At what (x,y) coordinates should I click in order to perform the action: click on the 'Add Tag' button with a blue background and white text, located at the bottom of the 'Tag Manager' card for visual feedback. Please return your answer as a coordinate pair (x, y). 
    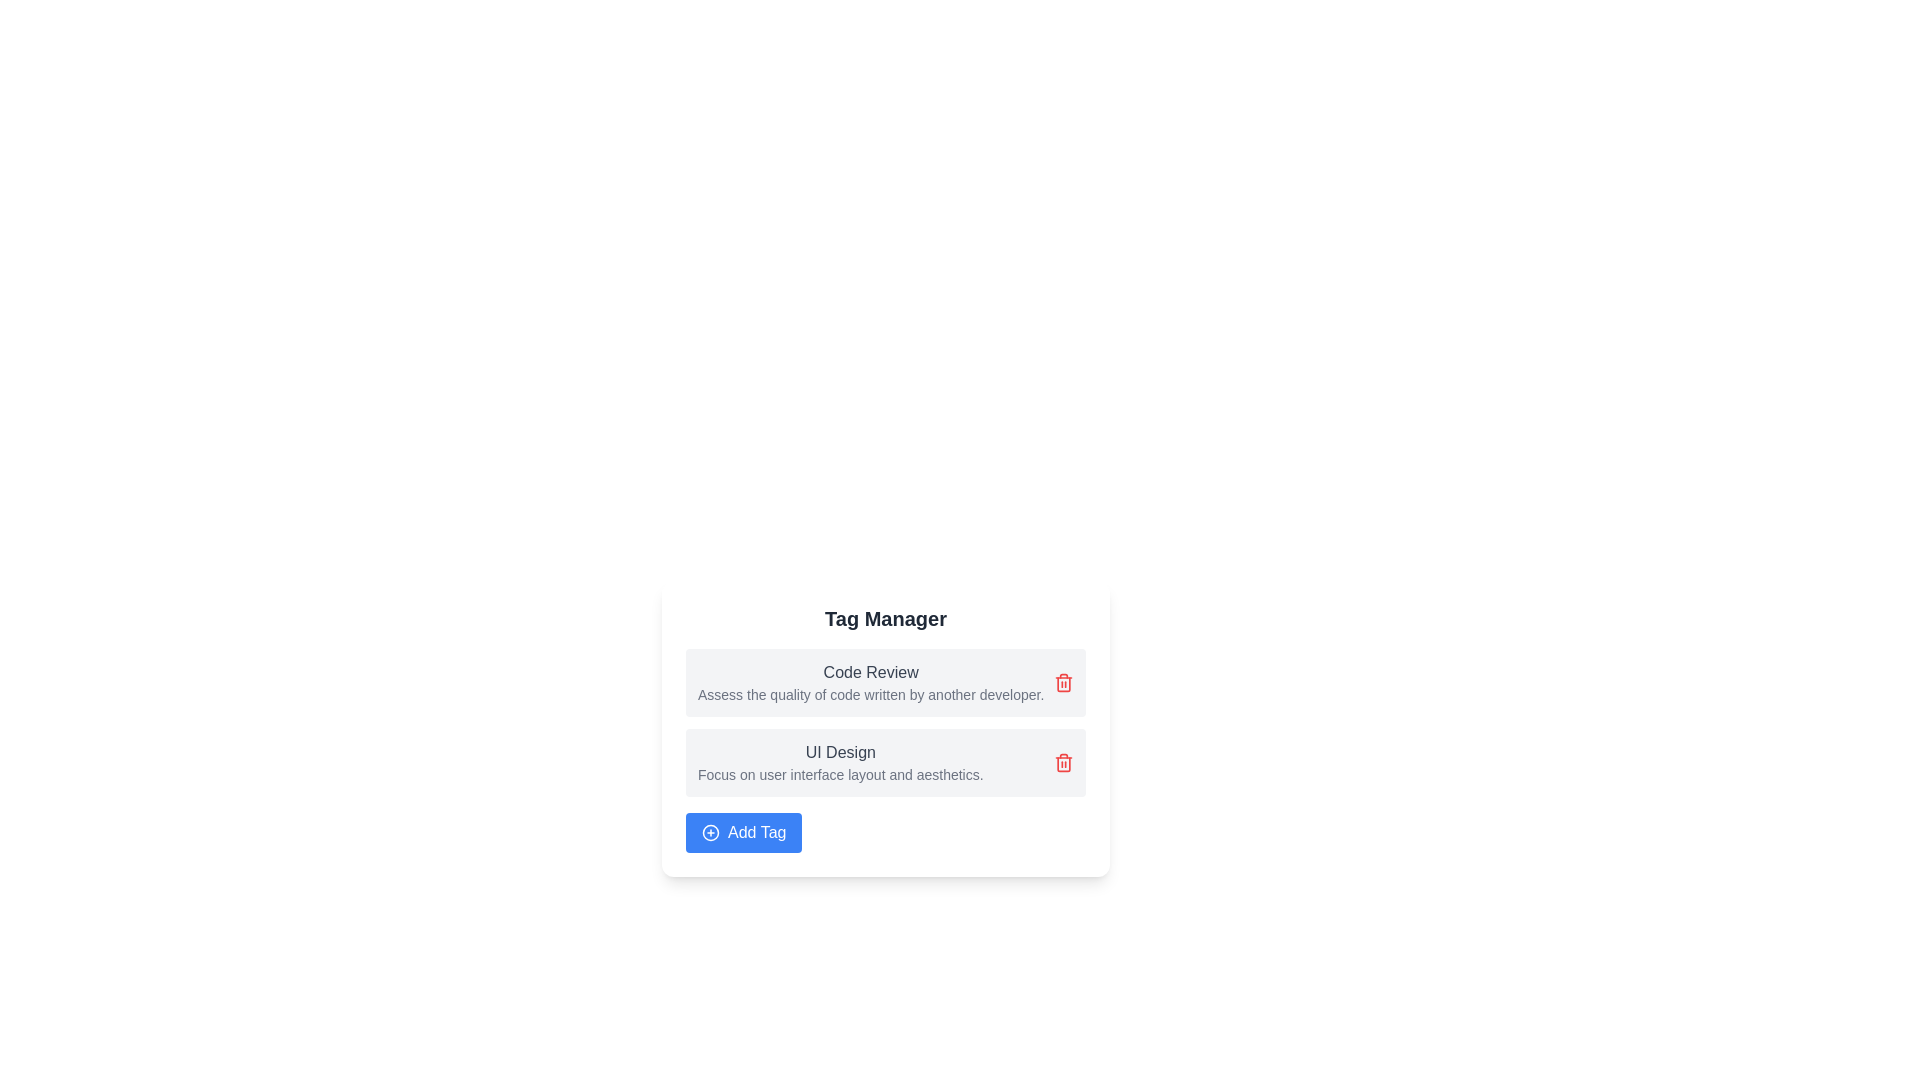
    Looking at the image, I should click on (743, 833).